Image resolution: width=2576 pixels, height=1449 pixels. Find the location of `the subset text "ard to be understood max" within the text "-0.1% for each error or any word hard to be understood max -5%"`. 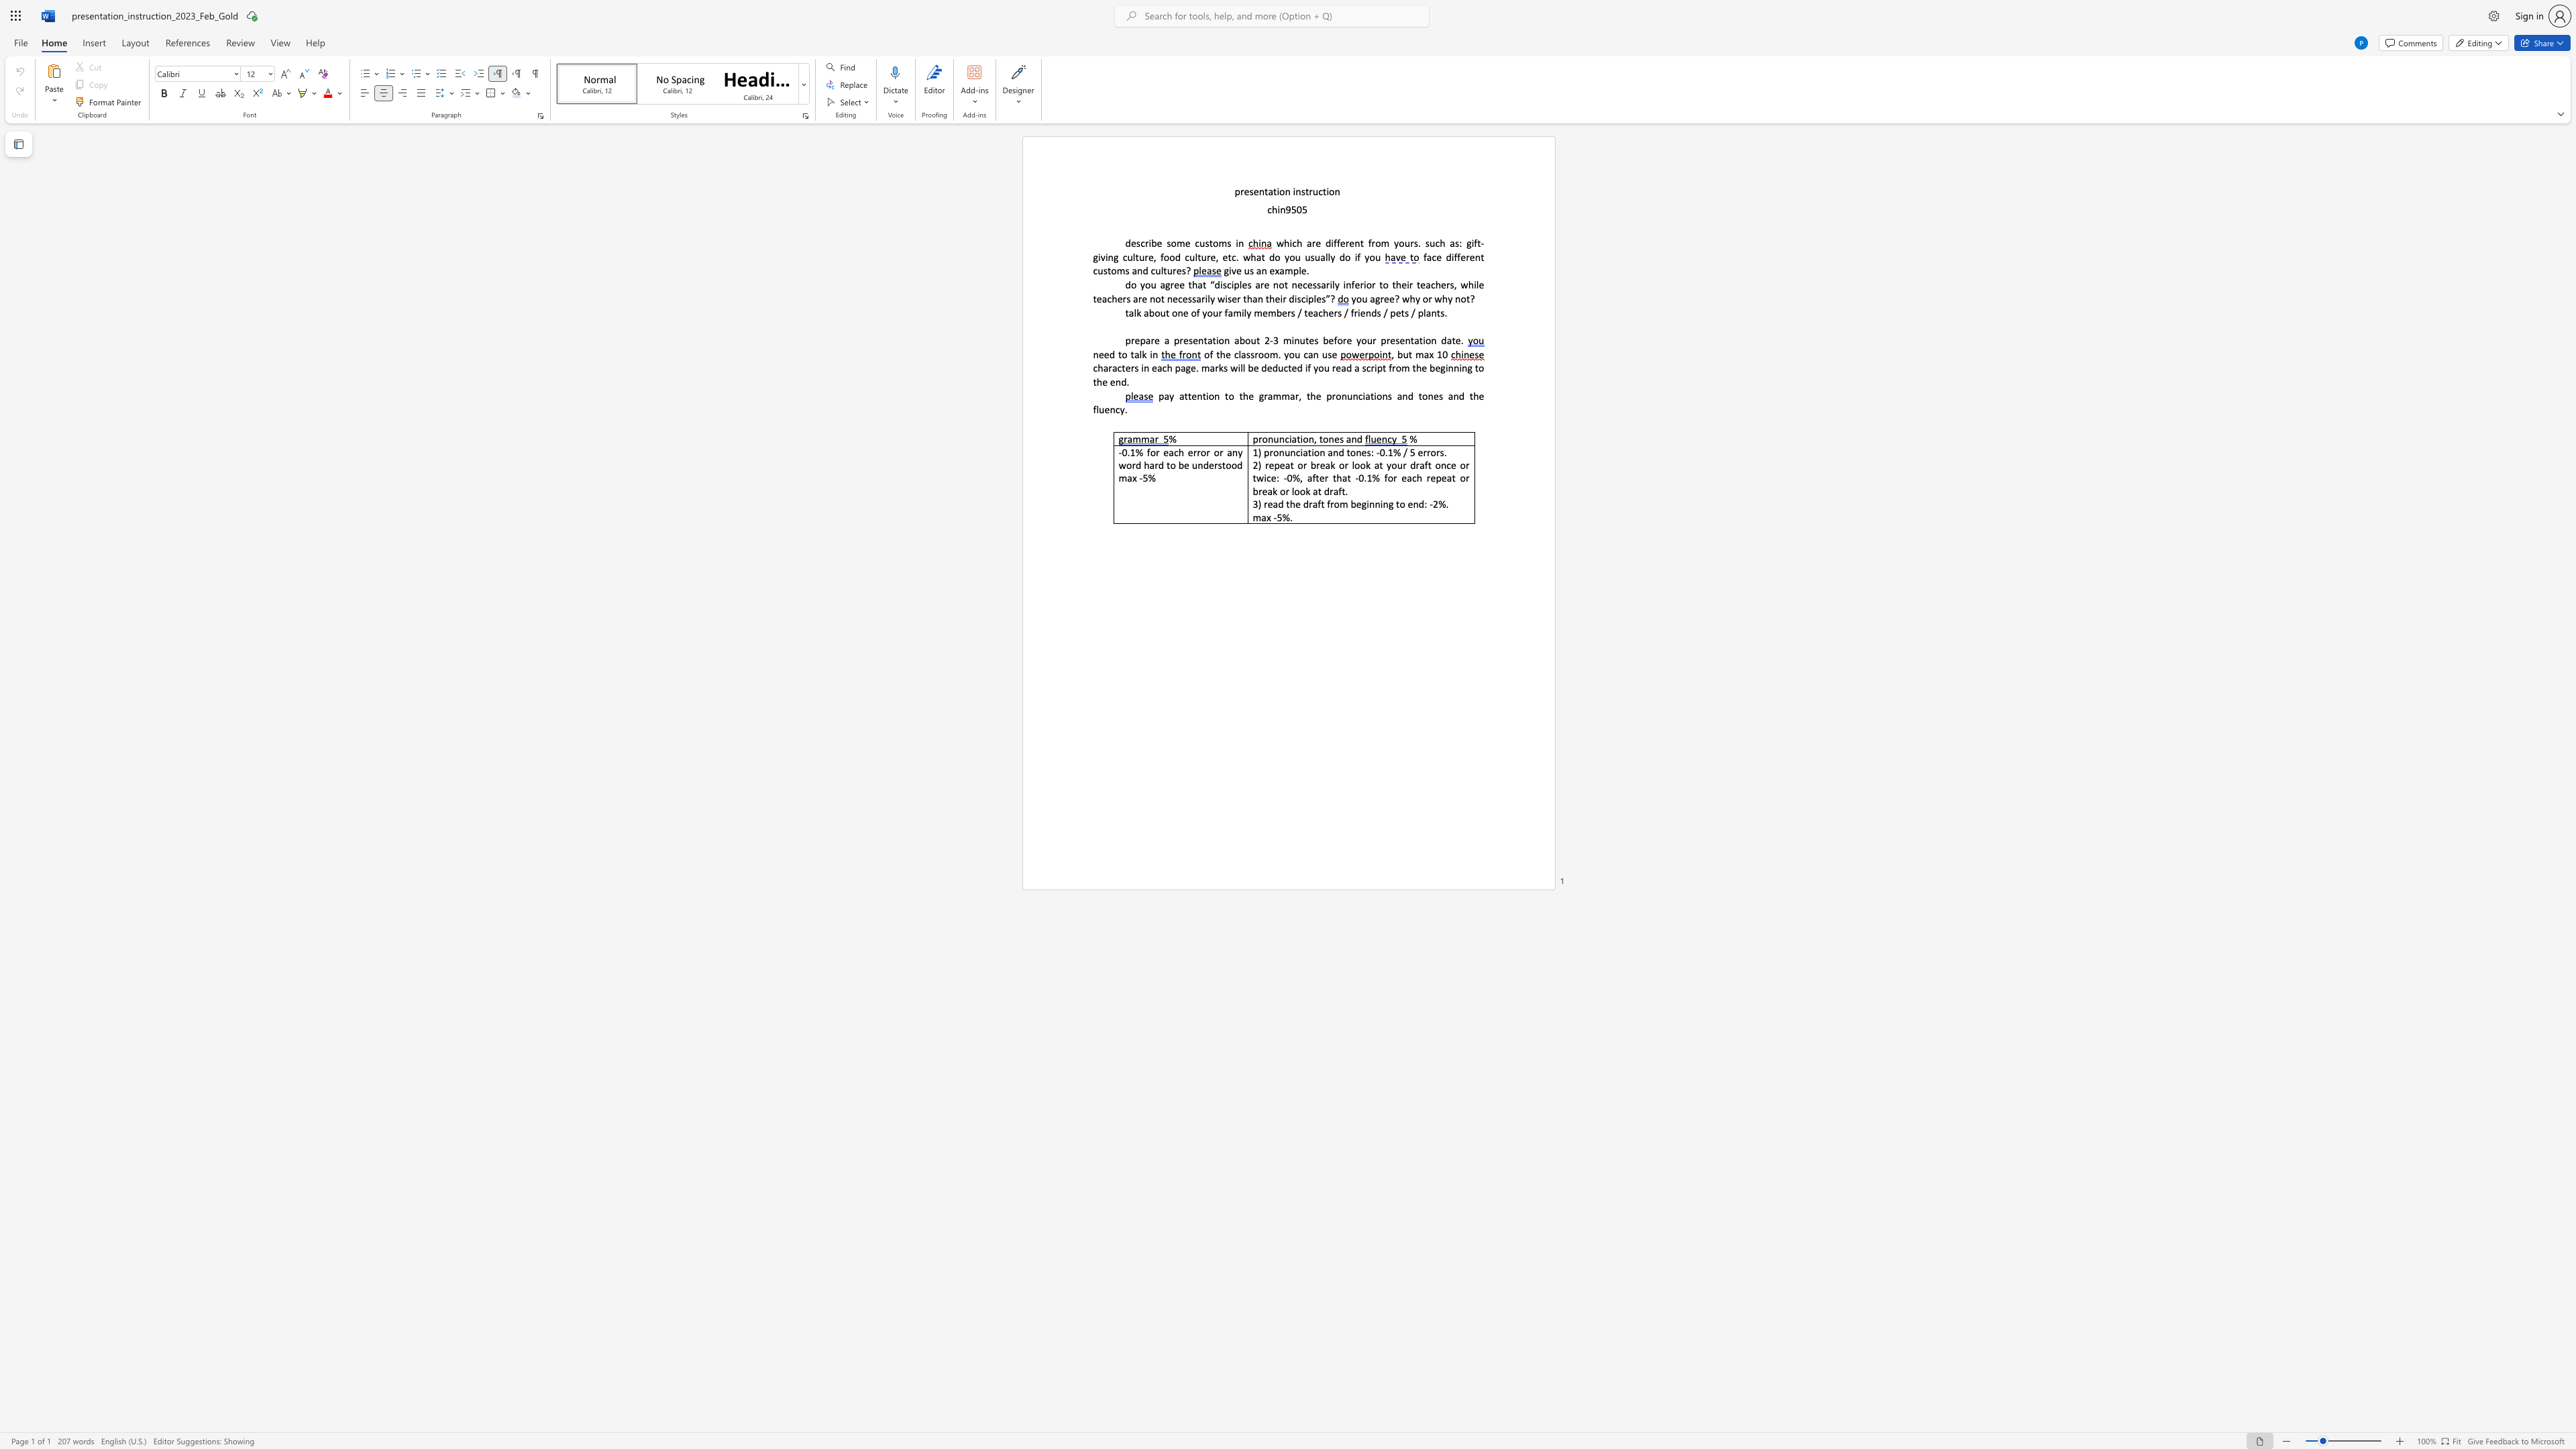

the subset text "ard to be understood max" within the text "-0.1% for each error or any word hard to be understood max -5%" is located at coordinates (1148, 464).